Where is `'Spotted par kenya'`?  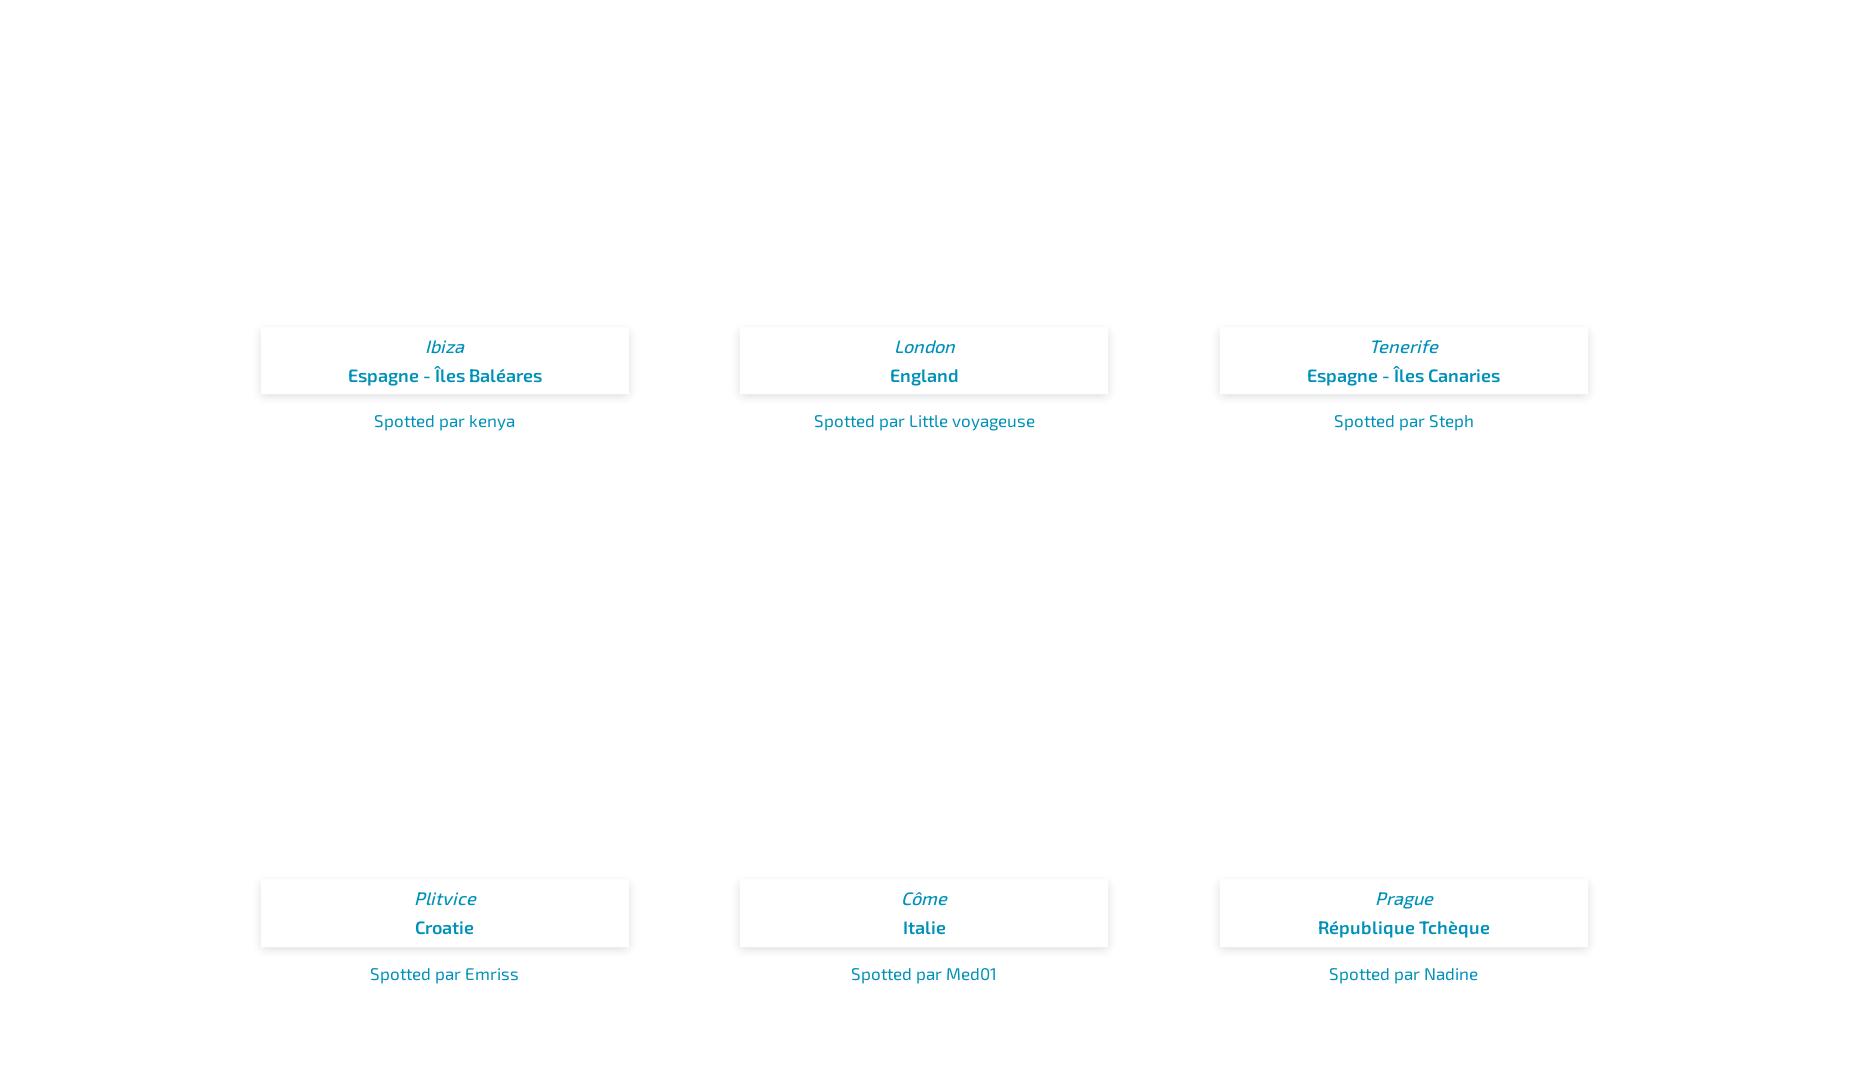 'Spotted par kenya' is located at coordinates (443, 420).